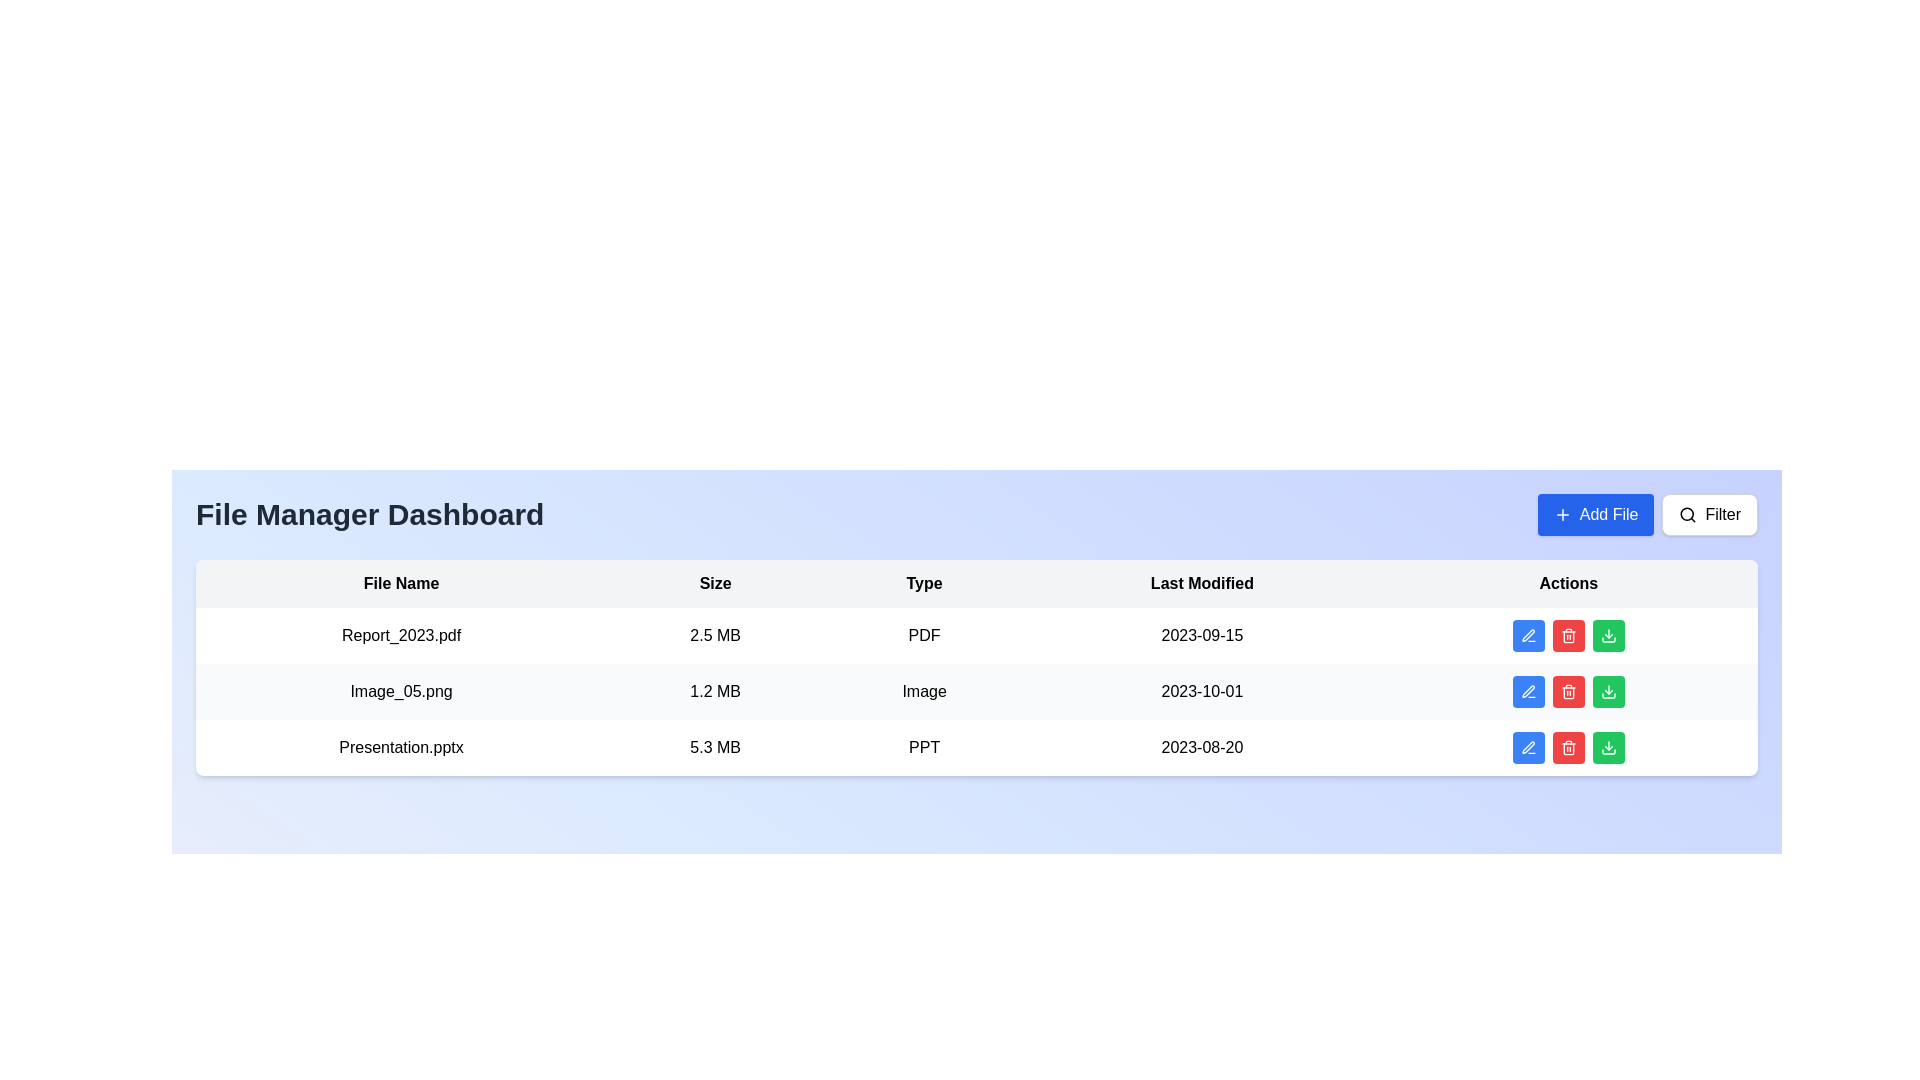 This screenshot has height=1080, width=1920. I want to click on the 'Add File' button located in the top-right area of the interface, directly to the left of the 'Filter' button, so click(1595, 514).